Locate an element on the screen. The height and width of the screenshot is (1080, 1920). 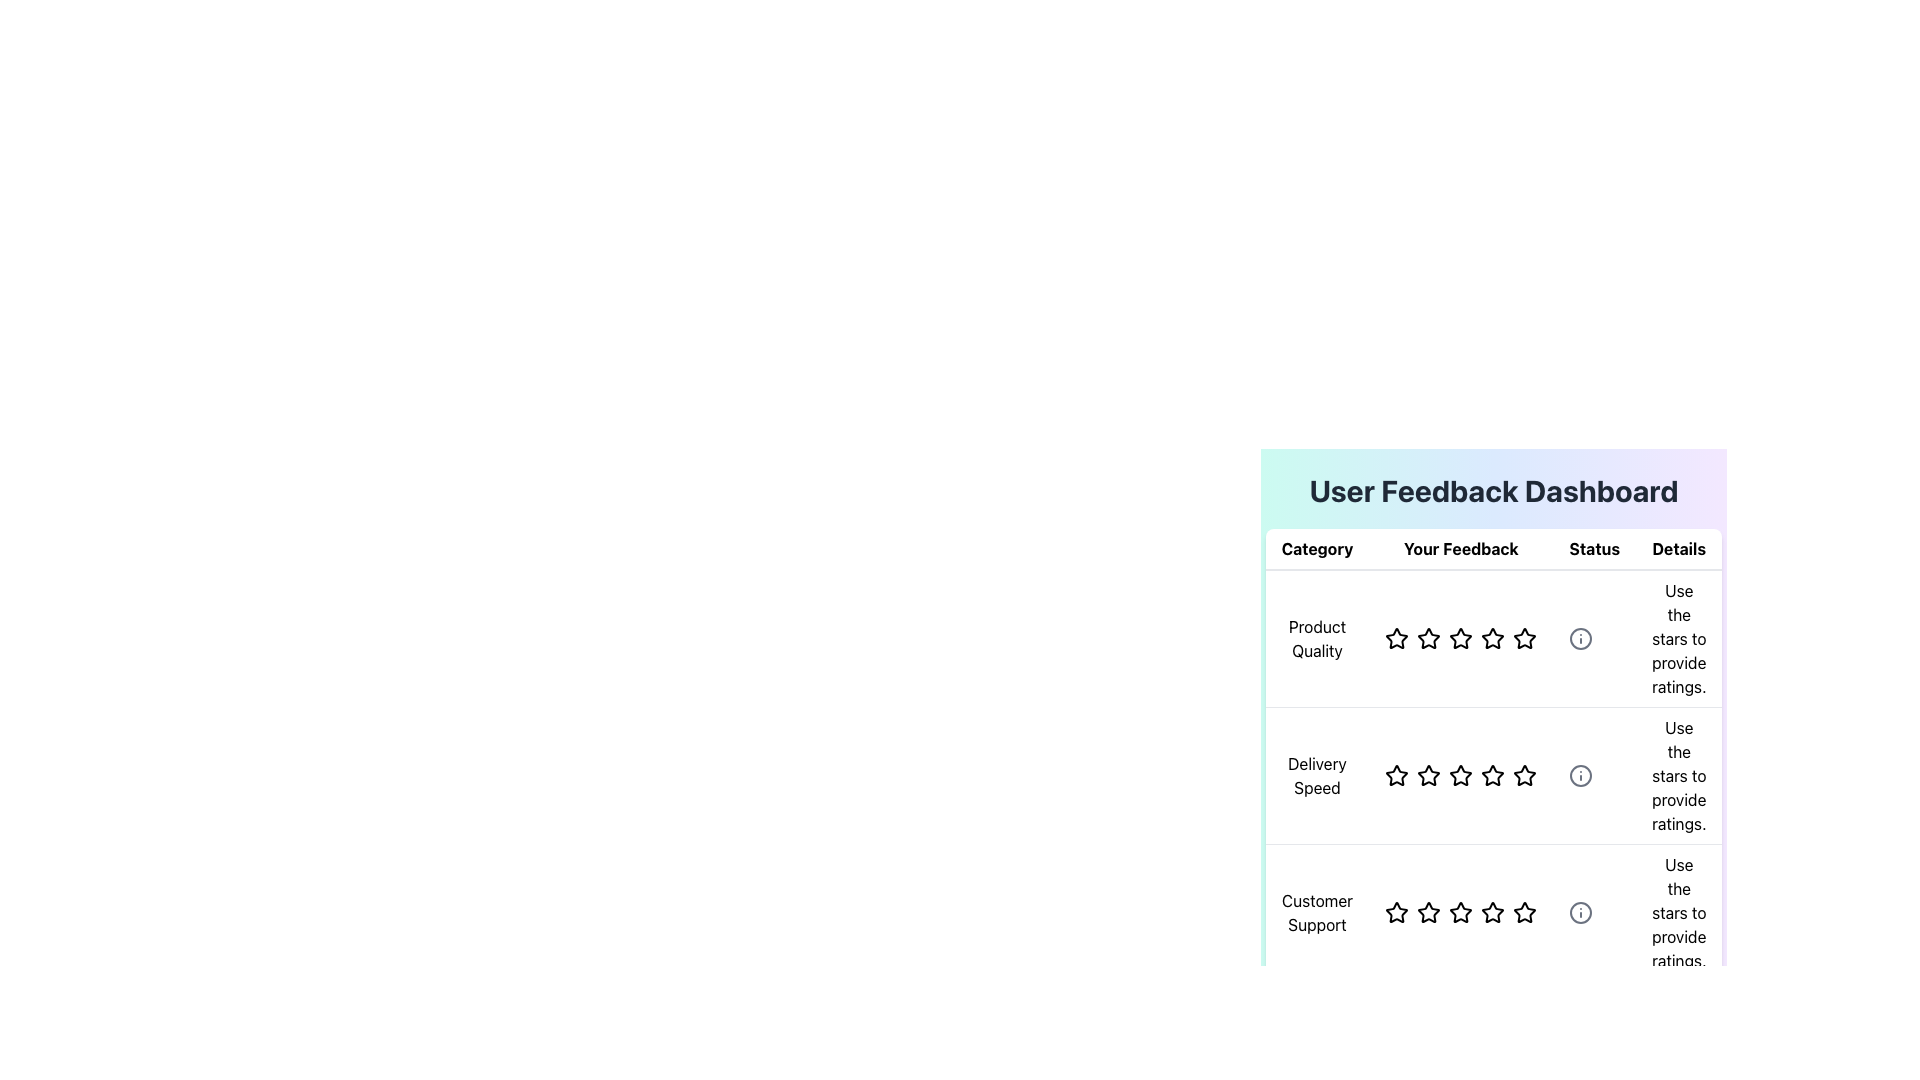
the third star icon in the 'Your Feedback' column under the 'Delivery Speed' row is located at coordinates (1461, 774).